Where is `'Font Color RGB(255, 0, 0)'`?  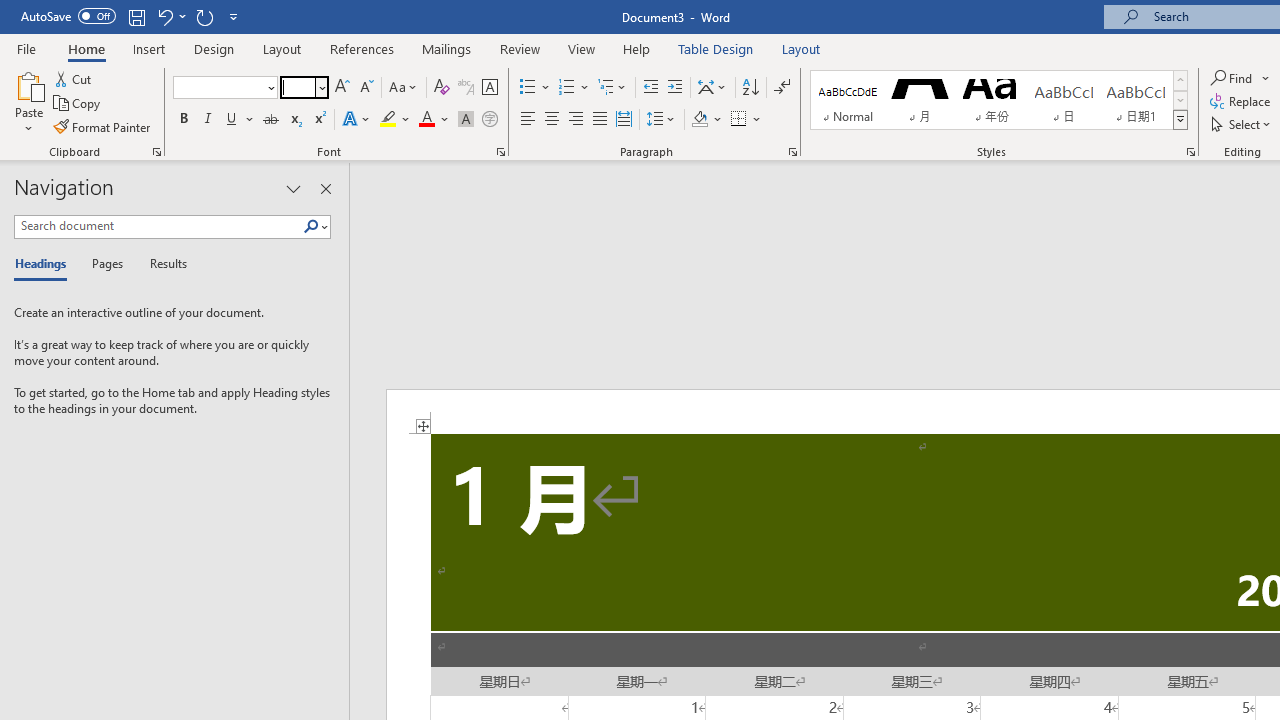
'Font Color RGB(255, 0, 0)' is located at coordinates (425, 119).